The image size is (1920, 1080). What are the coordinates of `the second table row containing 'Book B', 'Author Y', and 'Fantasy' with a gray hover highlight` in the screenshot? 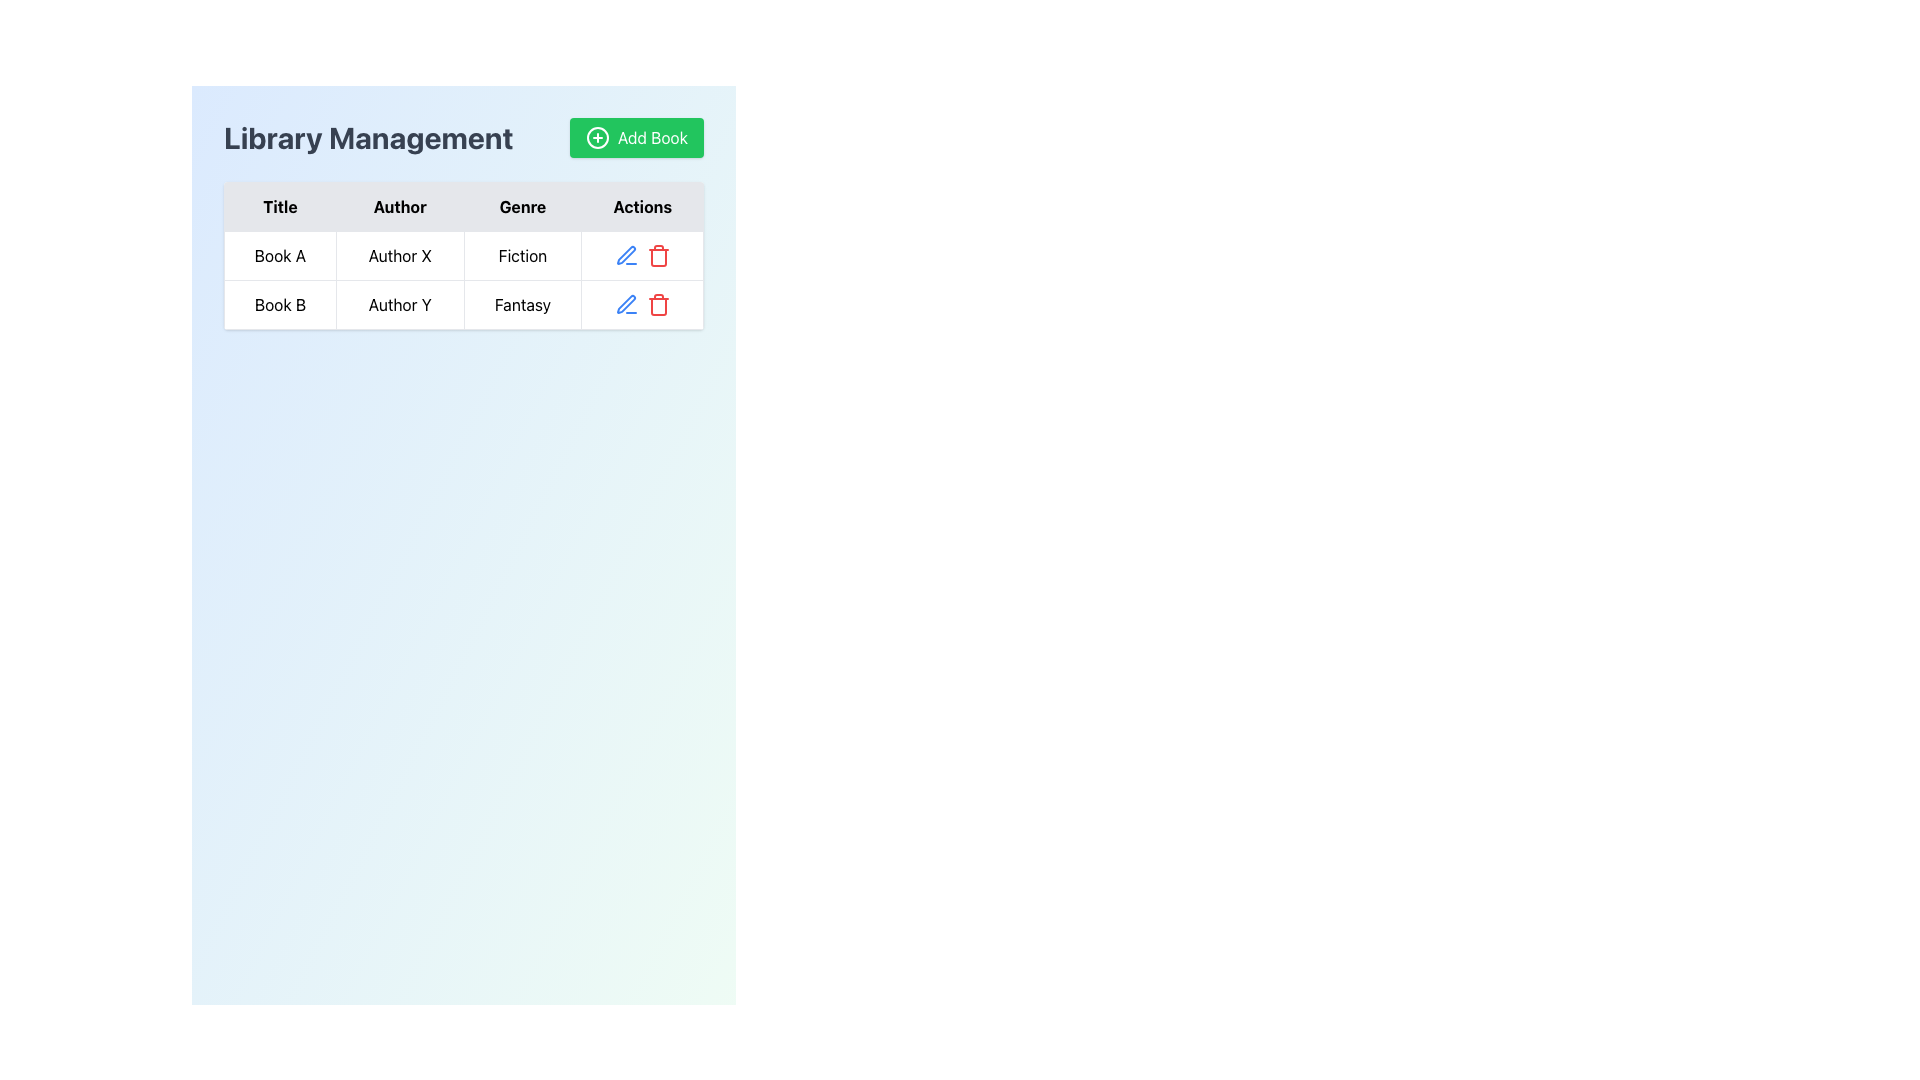 It's located at (463, 304).